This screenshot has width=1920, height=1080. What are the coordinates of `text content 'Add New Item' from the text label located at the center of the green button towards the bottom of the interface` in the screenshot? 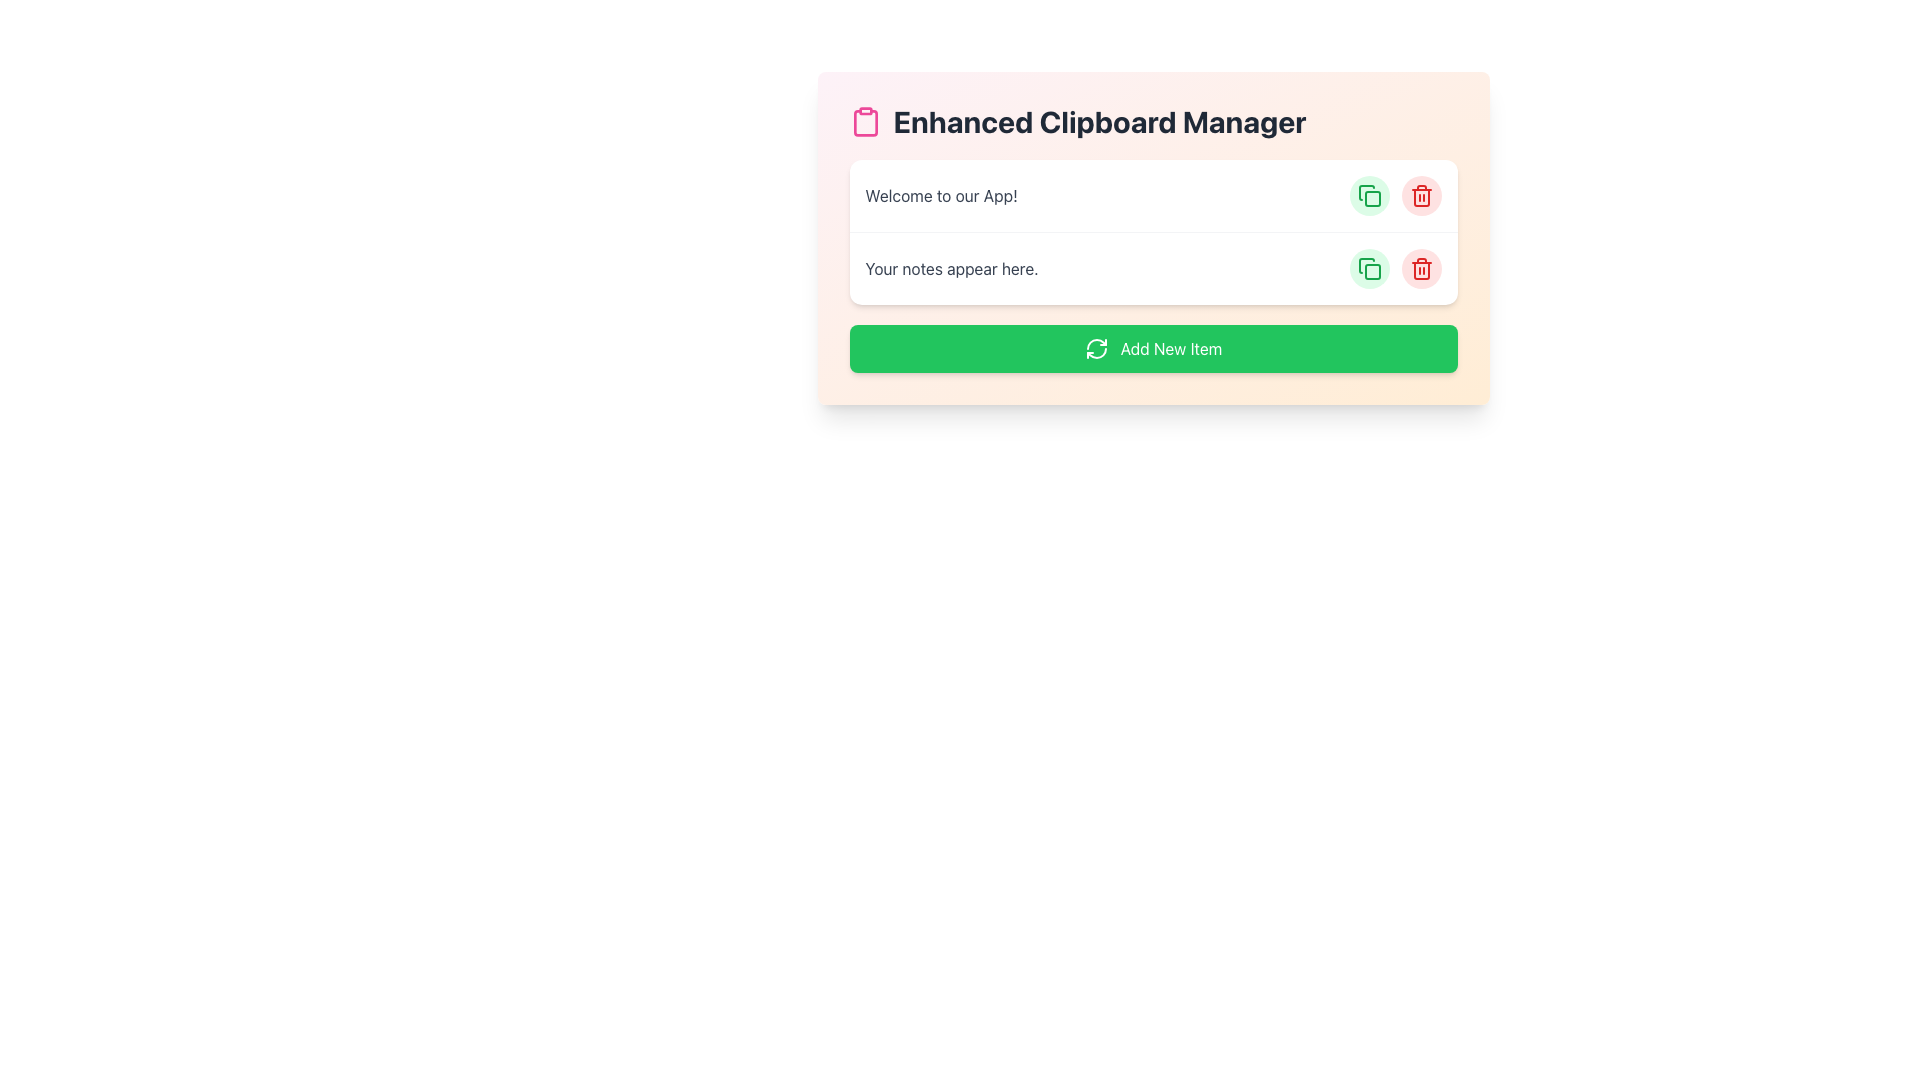 It's located at (1171, 347).